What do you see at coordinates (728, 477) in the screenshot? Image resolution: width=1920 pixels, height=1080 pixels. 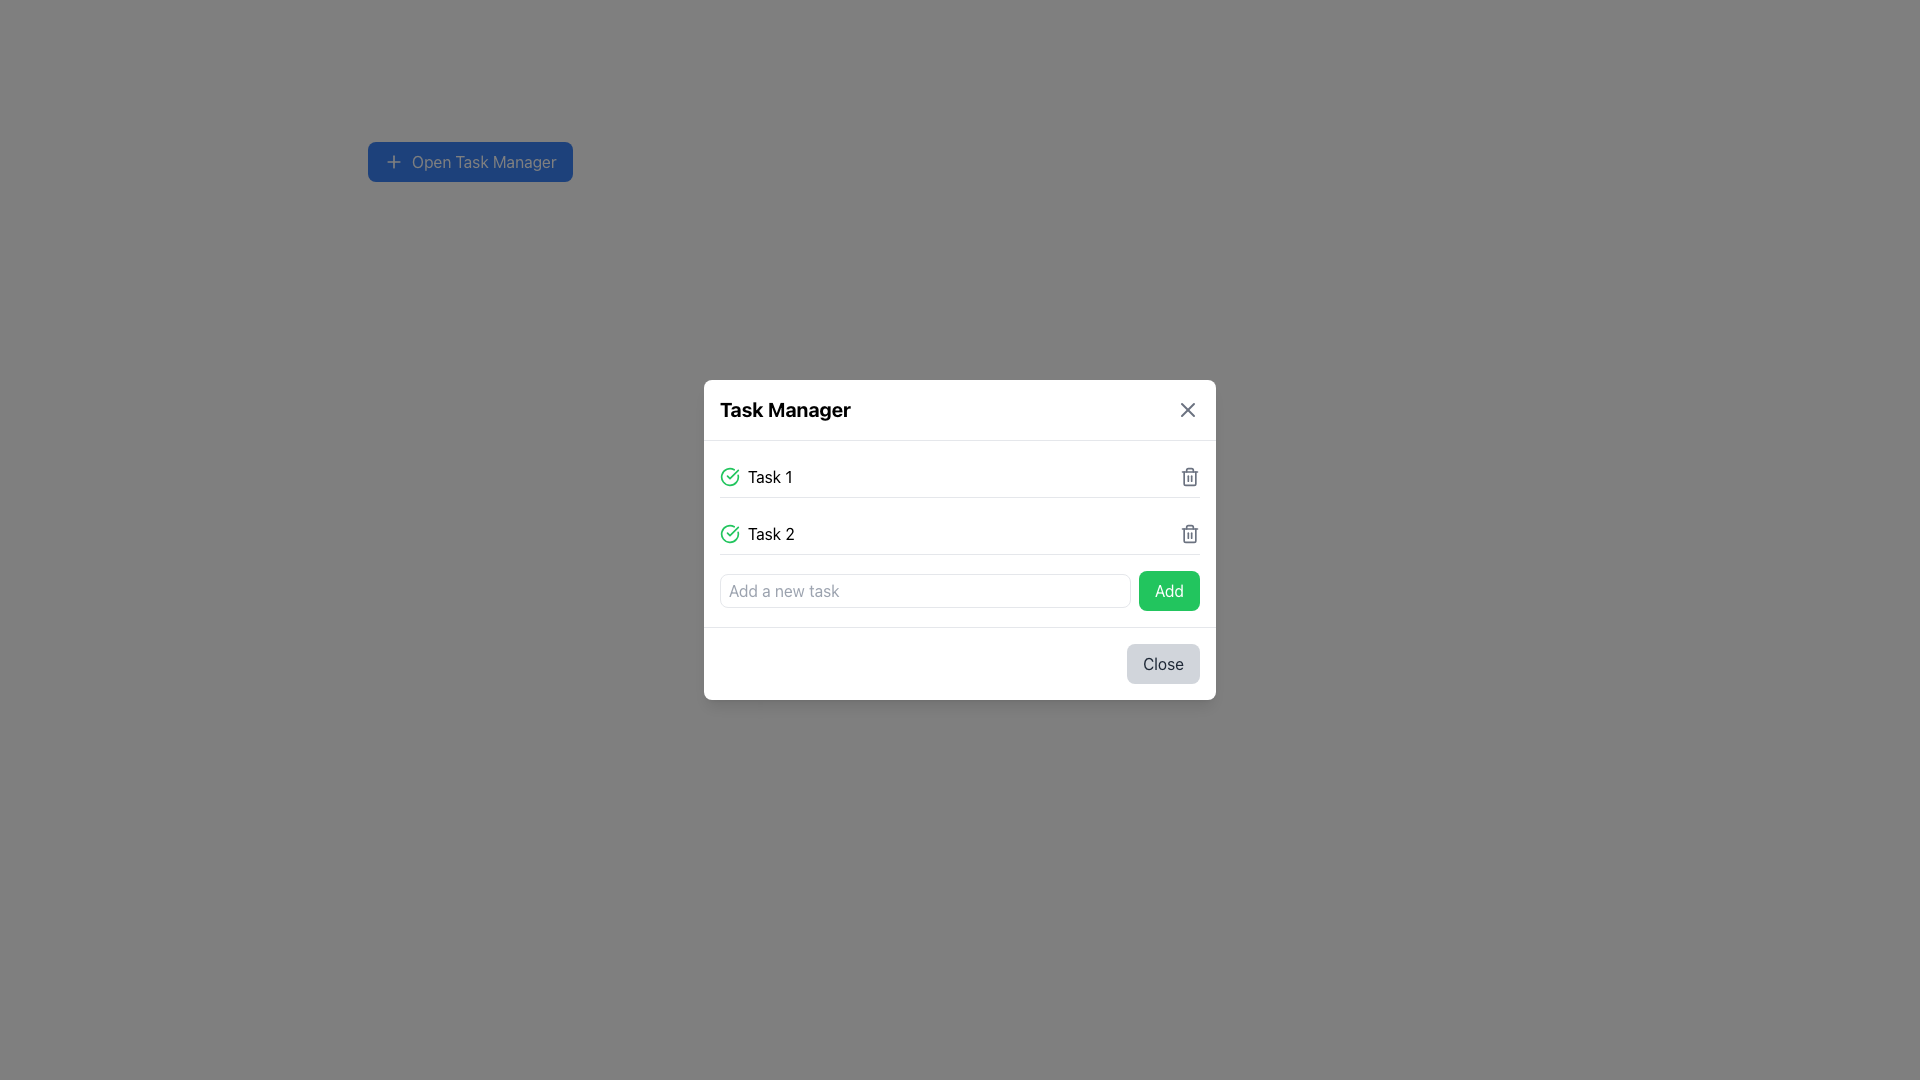 I see `the completion status icon for 'Task 1', which is located on the first row of the task list, adjacent to the left of the text label 'Task 1'` at bounding box center [728, 477].